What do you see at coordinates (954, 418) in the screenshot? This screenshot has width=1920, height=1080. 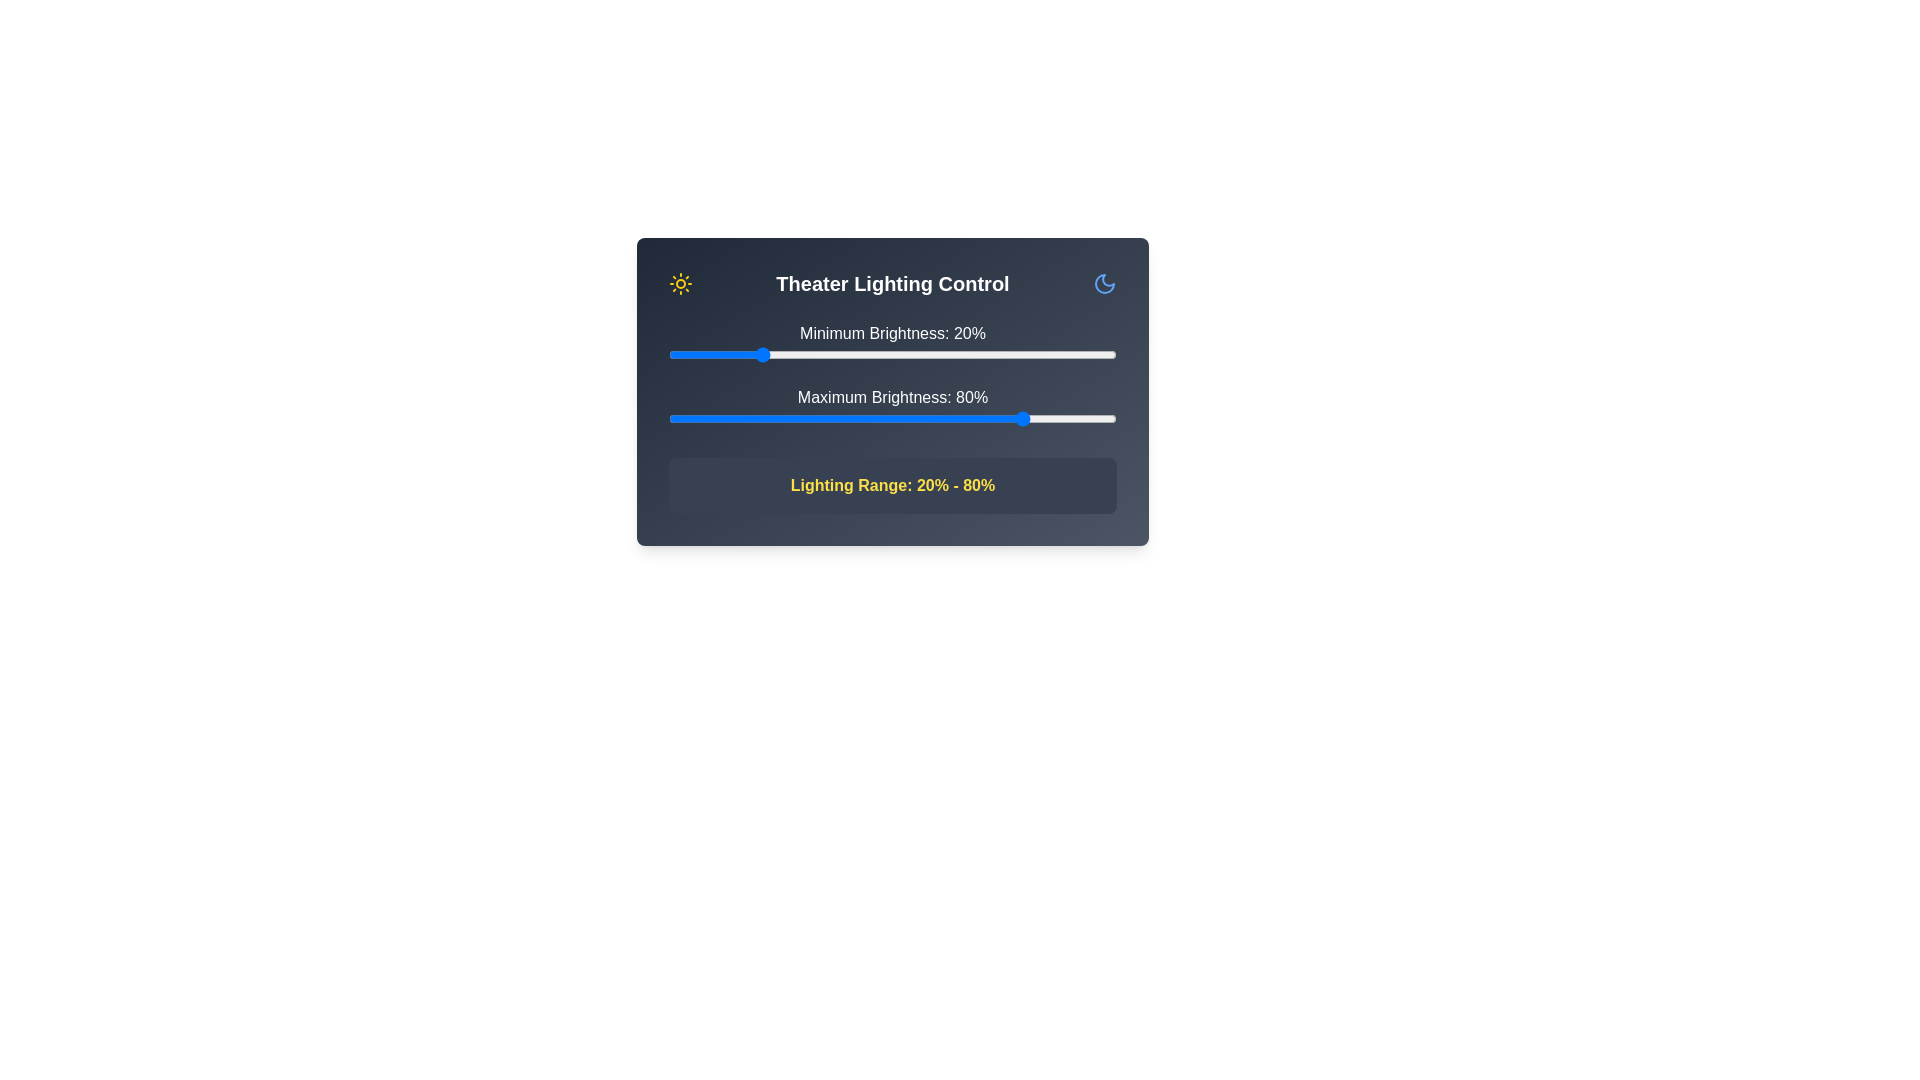 I see `the maximum brightness slider to 64%` at bounding box center [954, 418].